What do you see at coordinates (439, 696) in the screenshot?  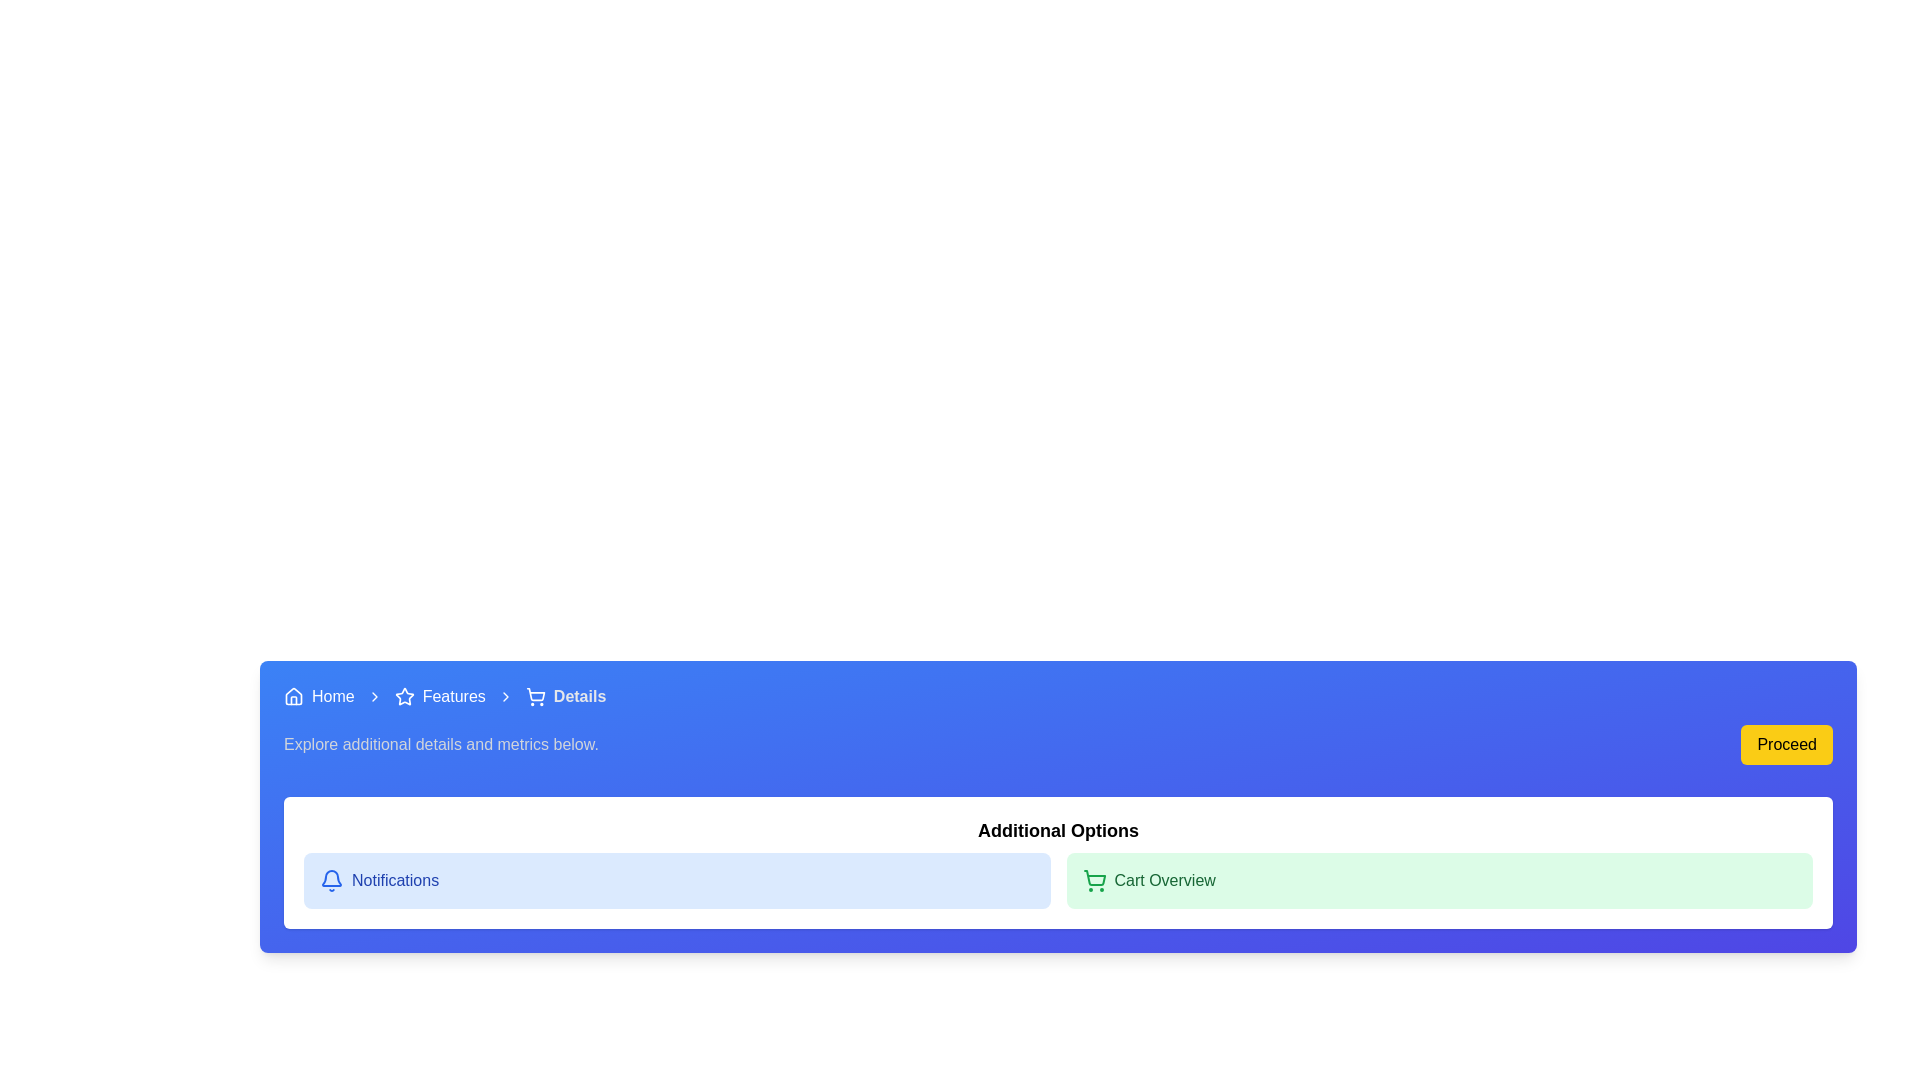 I see `the Breadcrumb navigation item labeled 'Features'` at bounding box center [439, 696].